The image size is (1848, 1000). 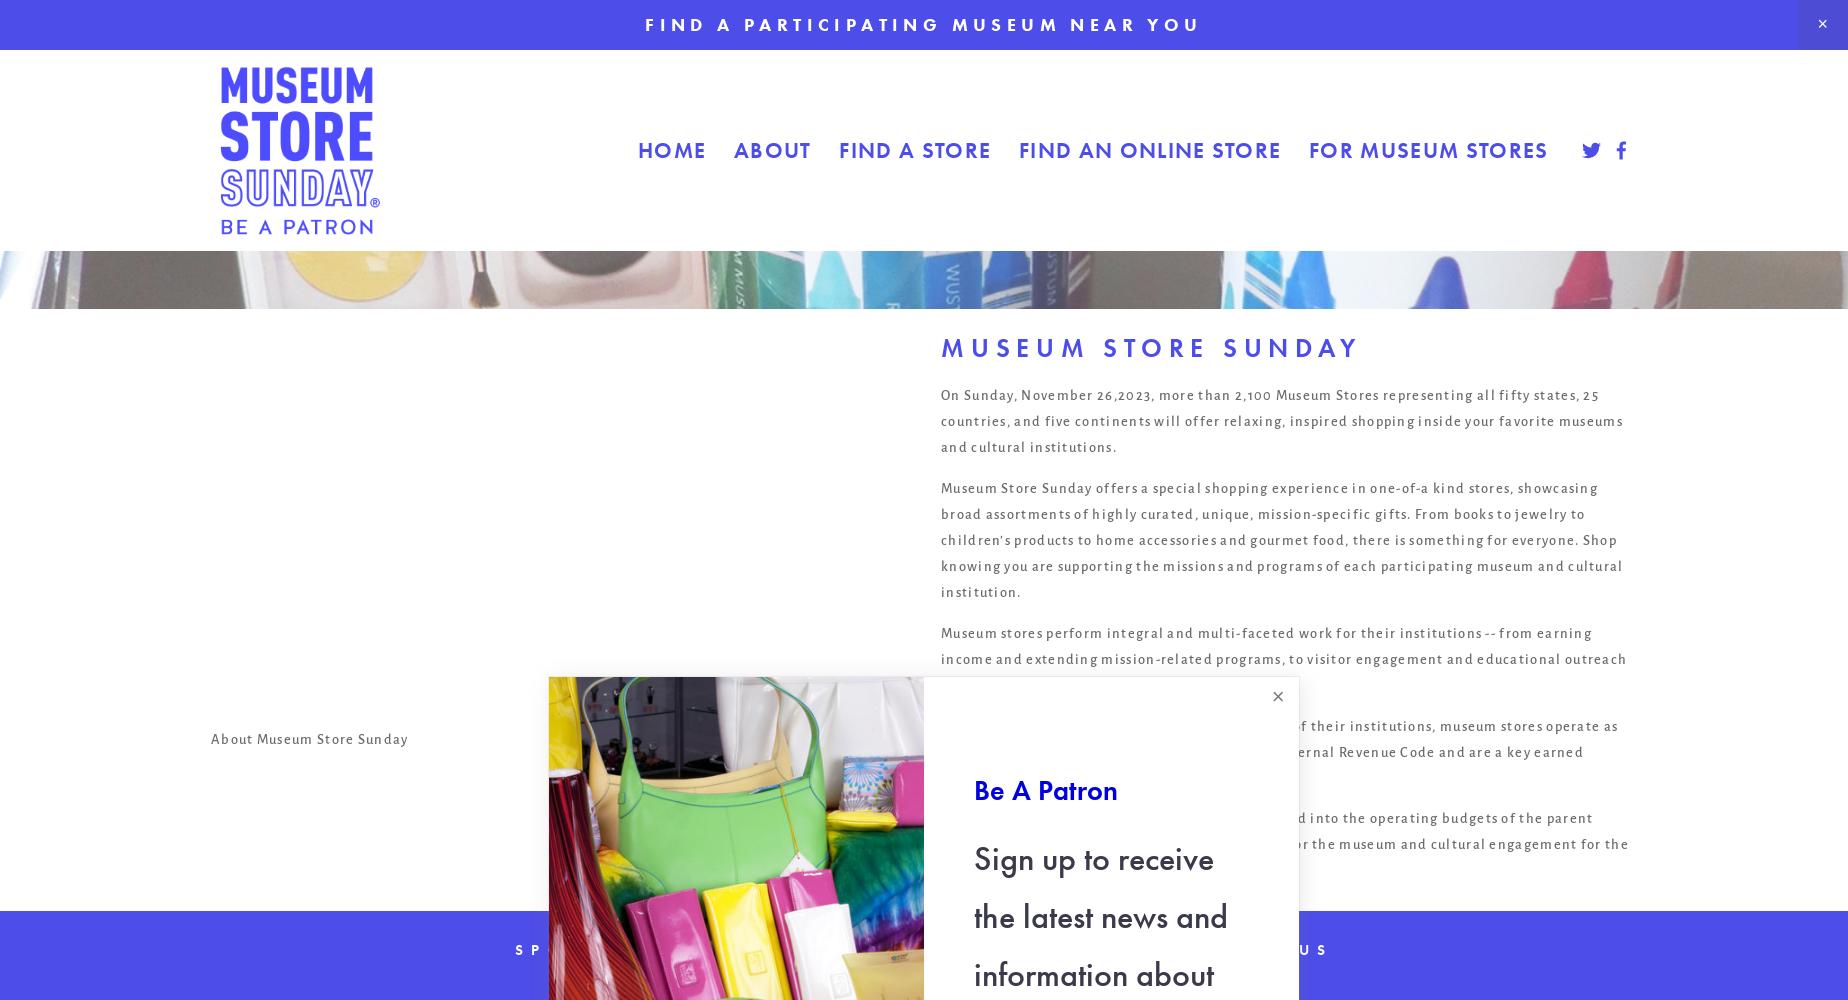 What do you see at coordinates (941, 540) in the screenshot?
I see `'Museum Store Sunday offers a special shopping experience in one-of-a kind stores, showcasing broad assortments of highly curated, unique, mission-specific gifts. From books to jewelry to children’s products to home accessories and gourmet food, there is something for everyone. Shop knowing you are supporting the missions and programs of each participating museum and cultural institution.'` at bounding box center [941, 540].